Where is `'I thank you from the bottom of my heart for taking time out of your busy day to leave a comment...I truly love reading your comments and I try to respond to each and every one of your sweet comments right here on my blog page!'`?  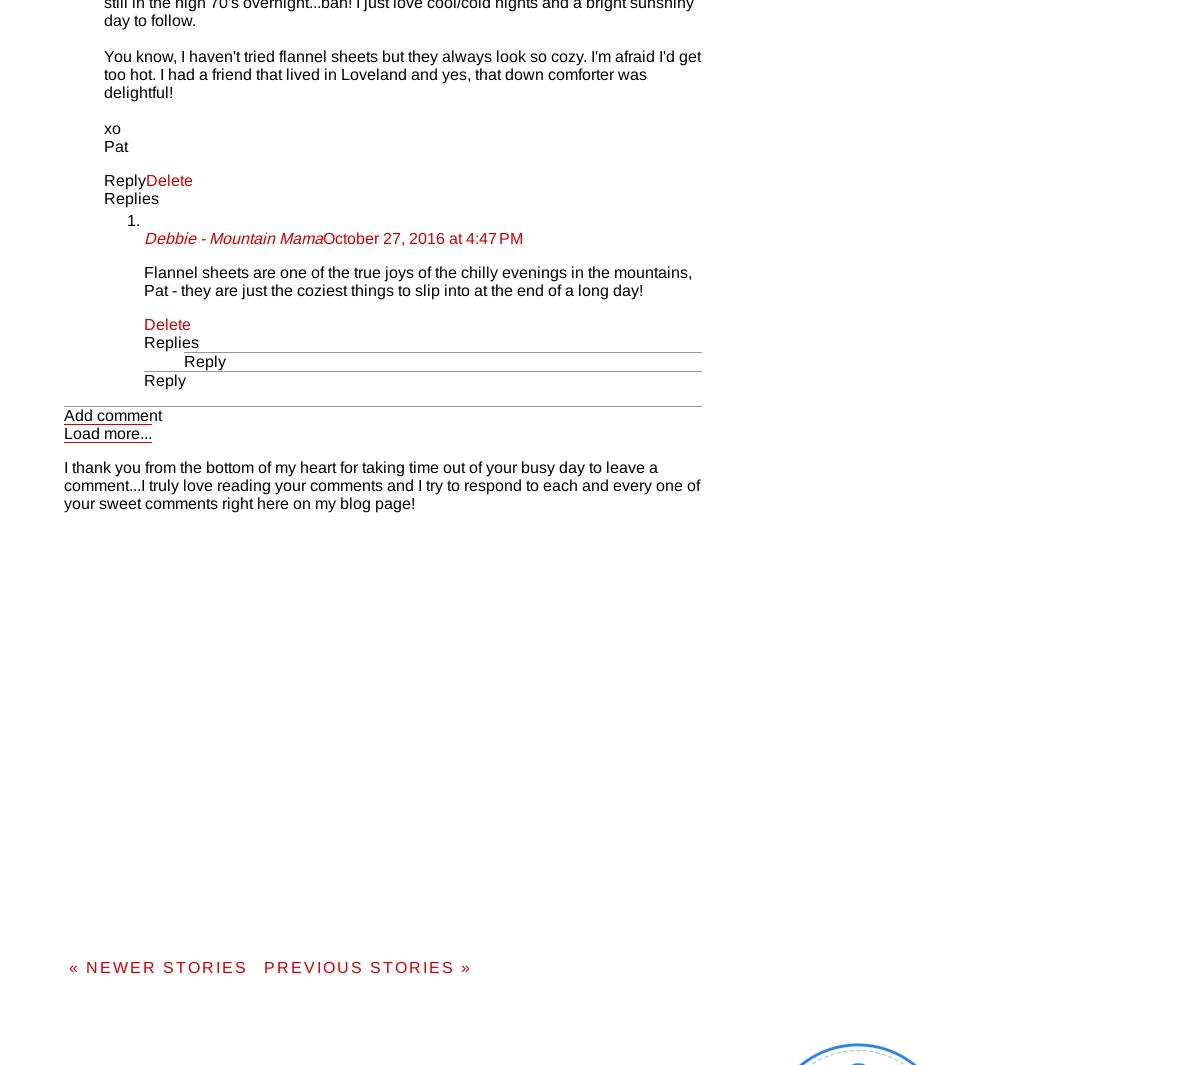
'I thank you from the bottom of my heart for taking time out of your busy day to leave a comment...I truly love reading your comments and I try to respond to each and every one of your sweet comments right here on my blog page!' is located at coordinates (382, 483).